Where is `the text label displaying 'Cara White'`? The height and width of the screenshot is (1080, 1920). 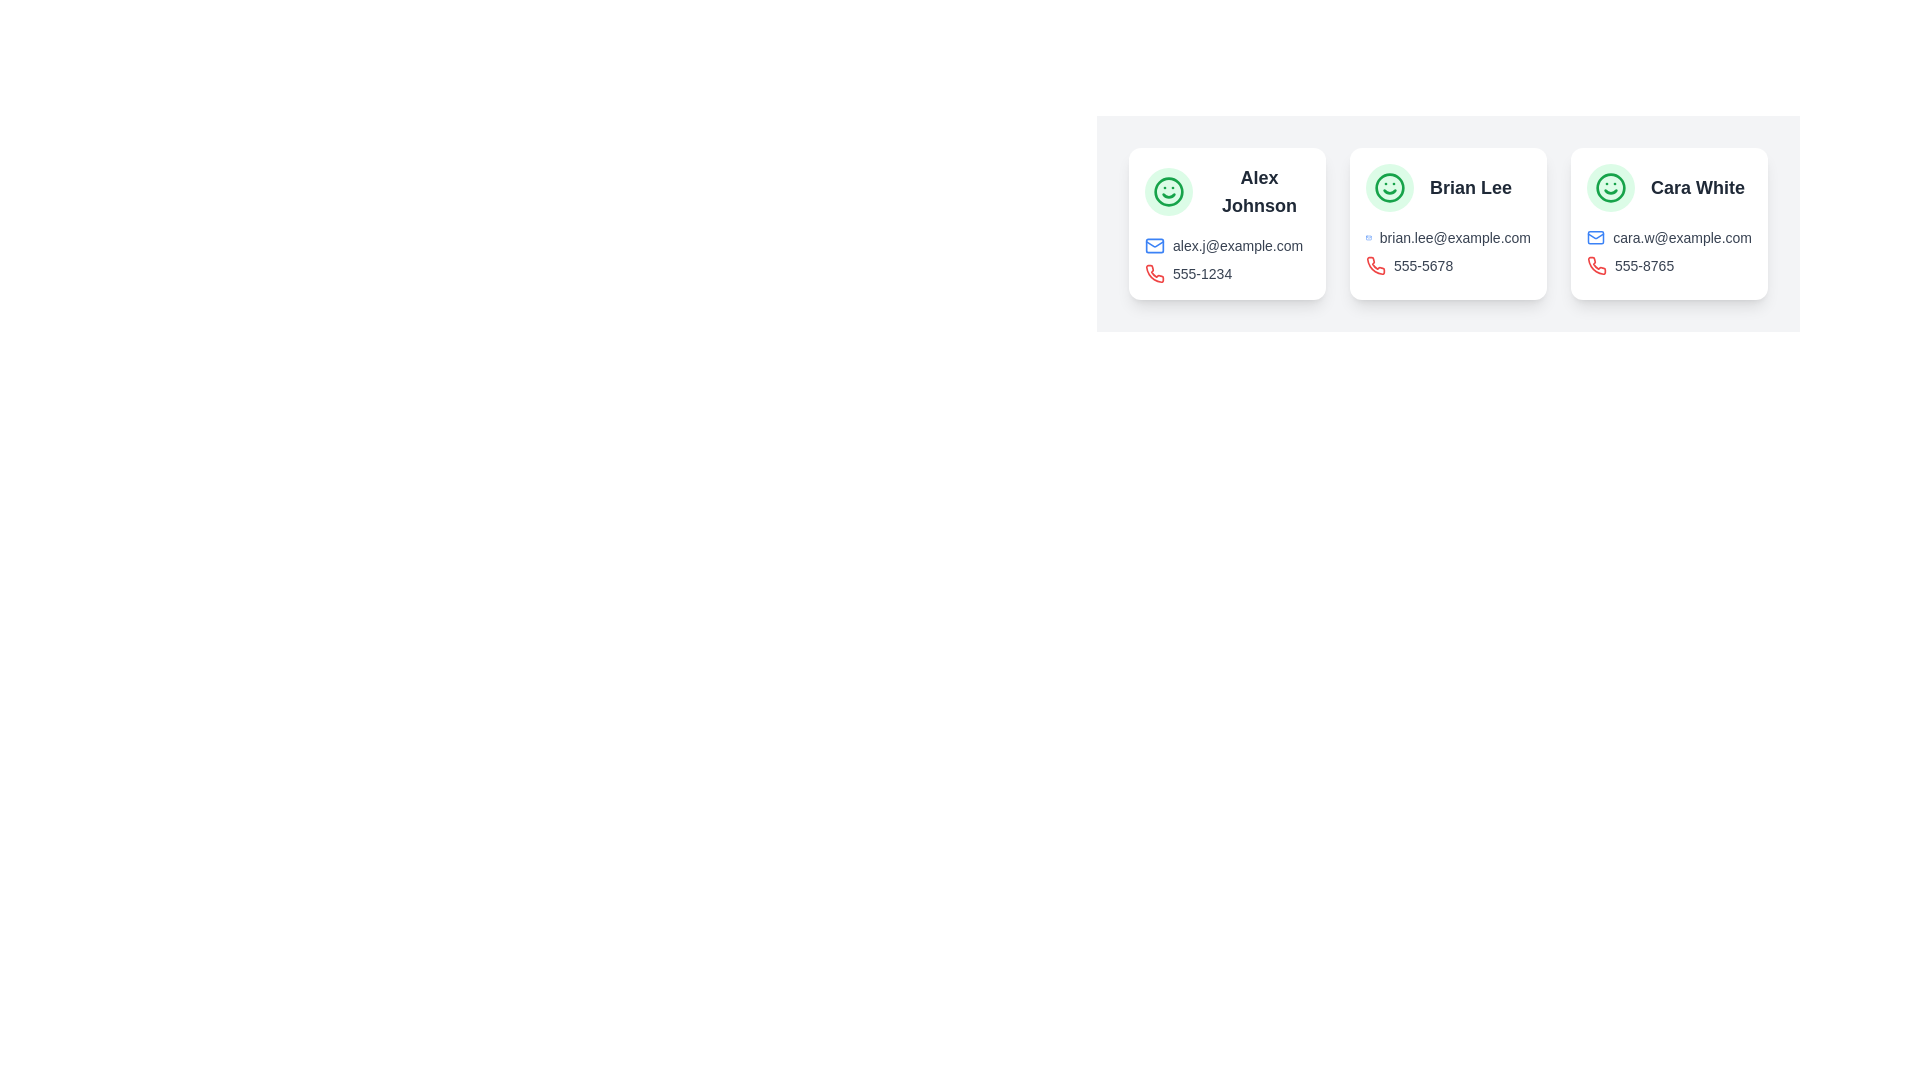 the text label displaying 'Cara White' is located at coordinates (1697, 188).